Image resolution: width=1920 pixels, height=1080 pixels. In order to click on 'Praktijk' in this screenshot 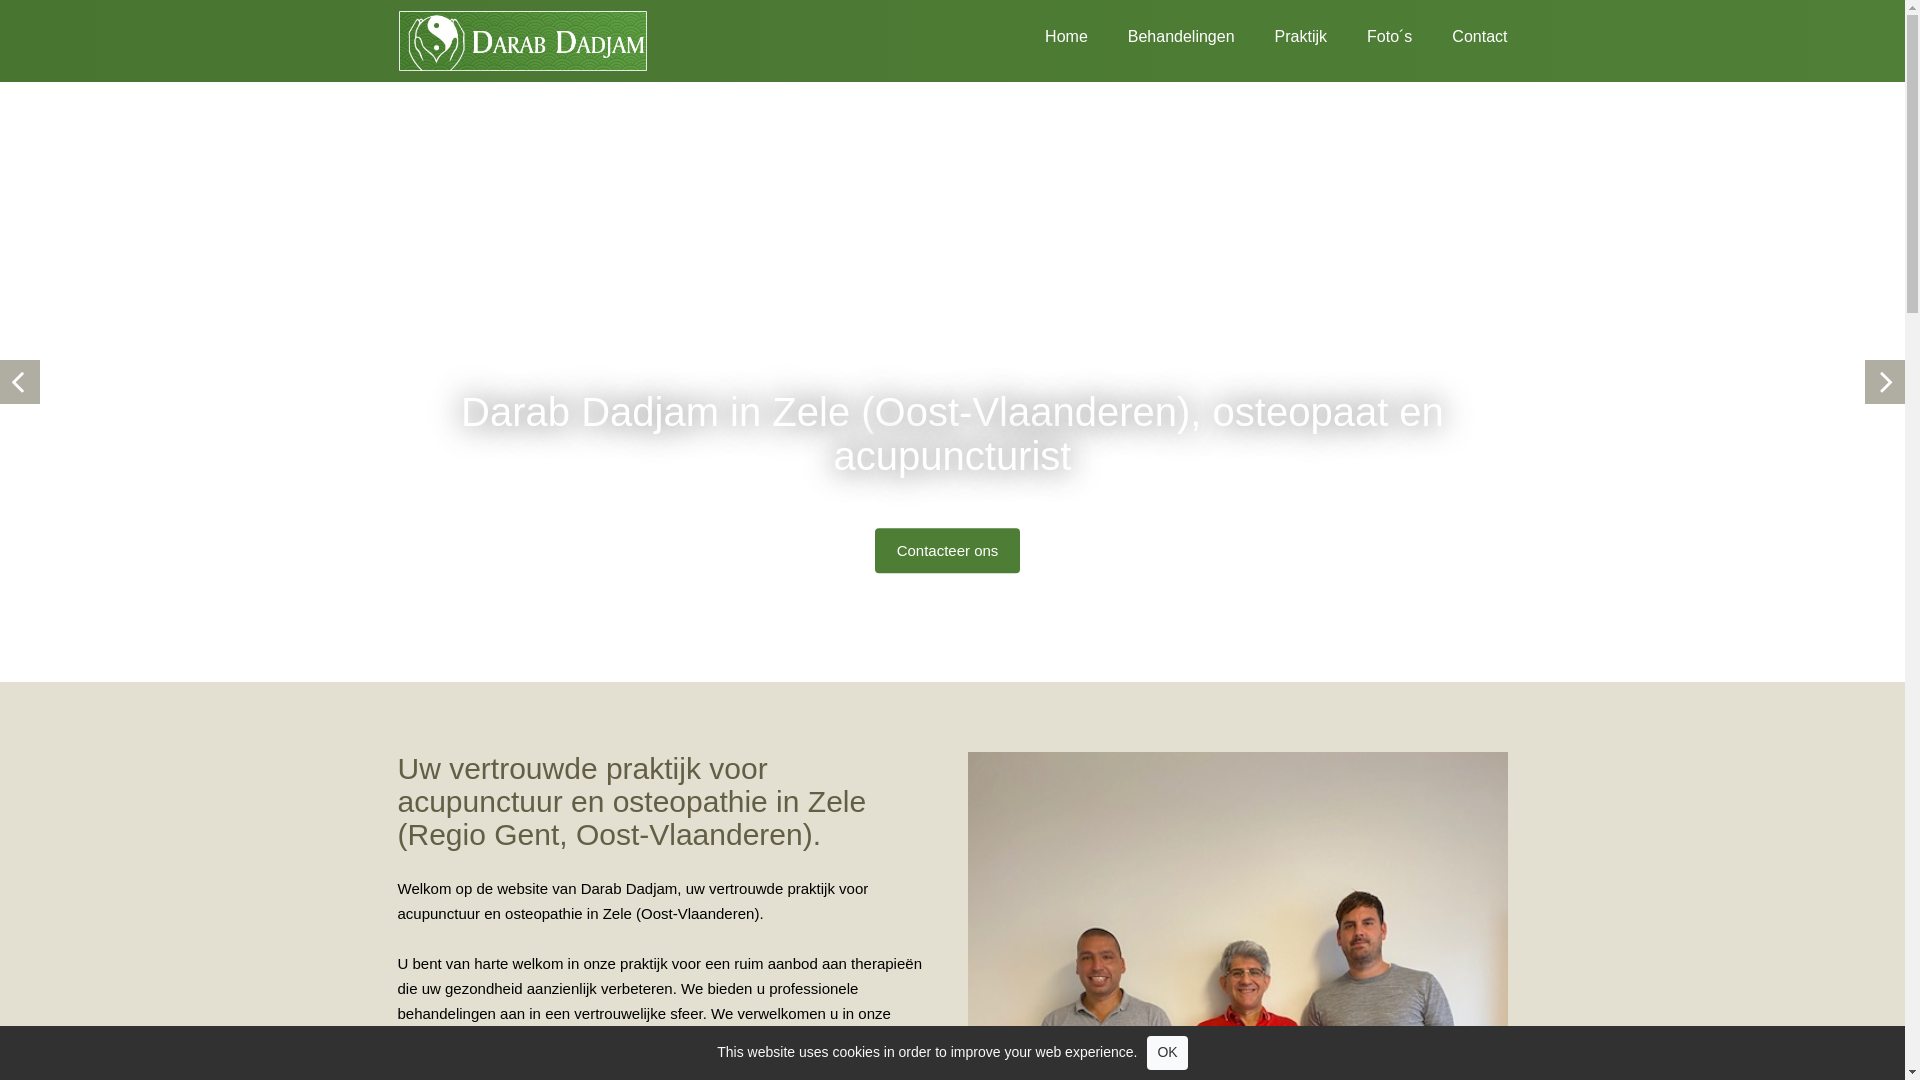, I will do `click(1281, 33)`.